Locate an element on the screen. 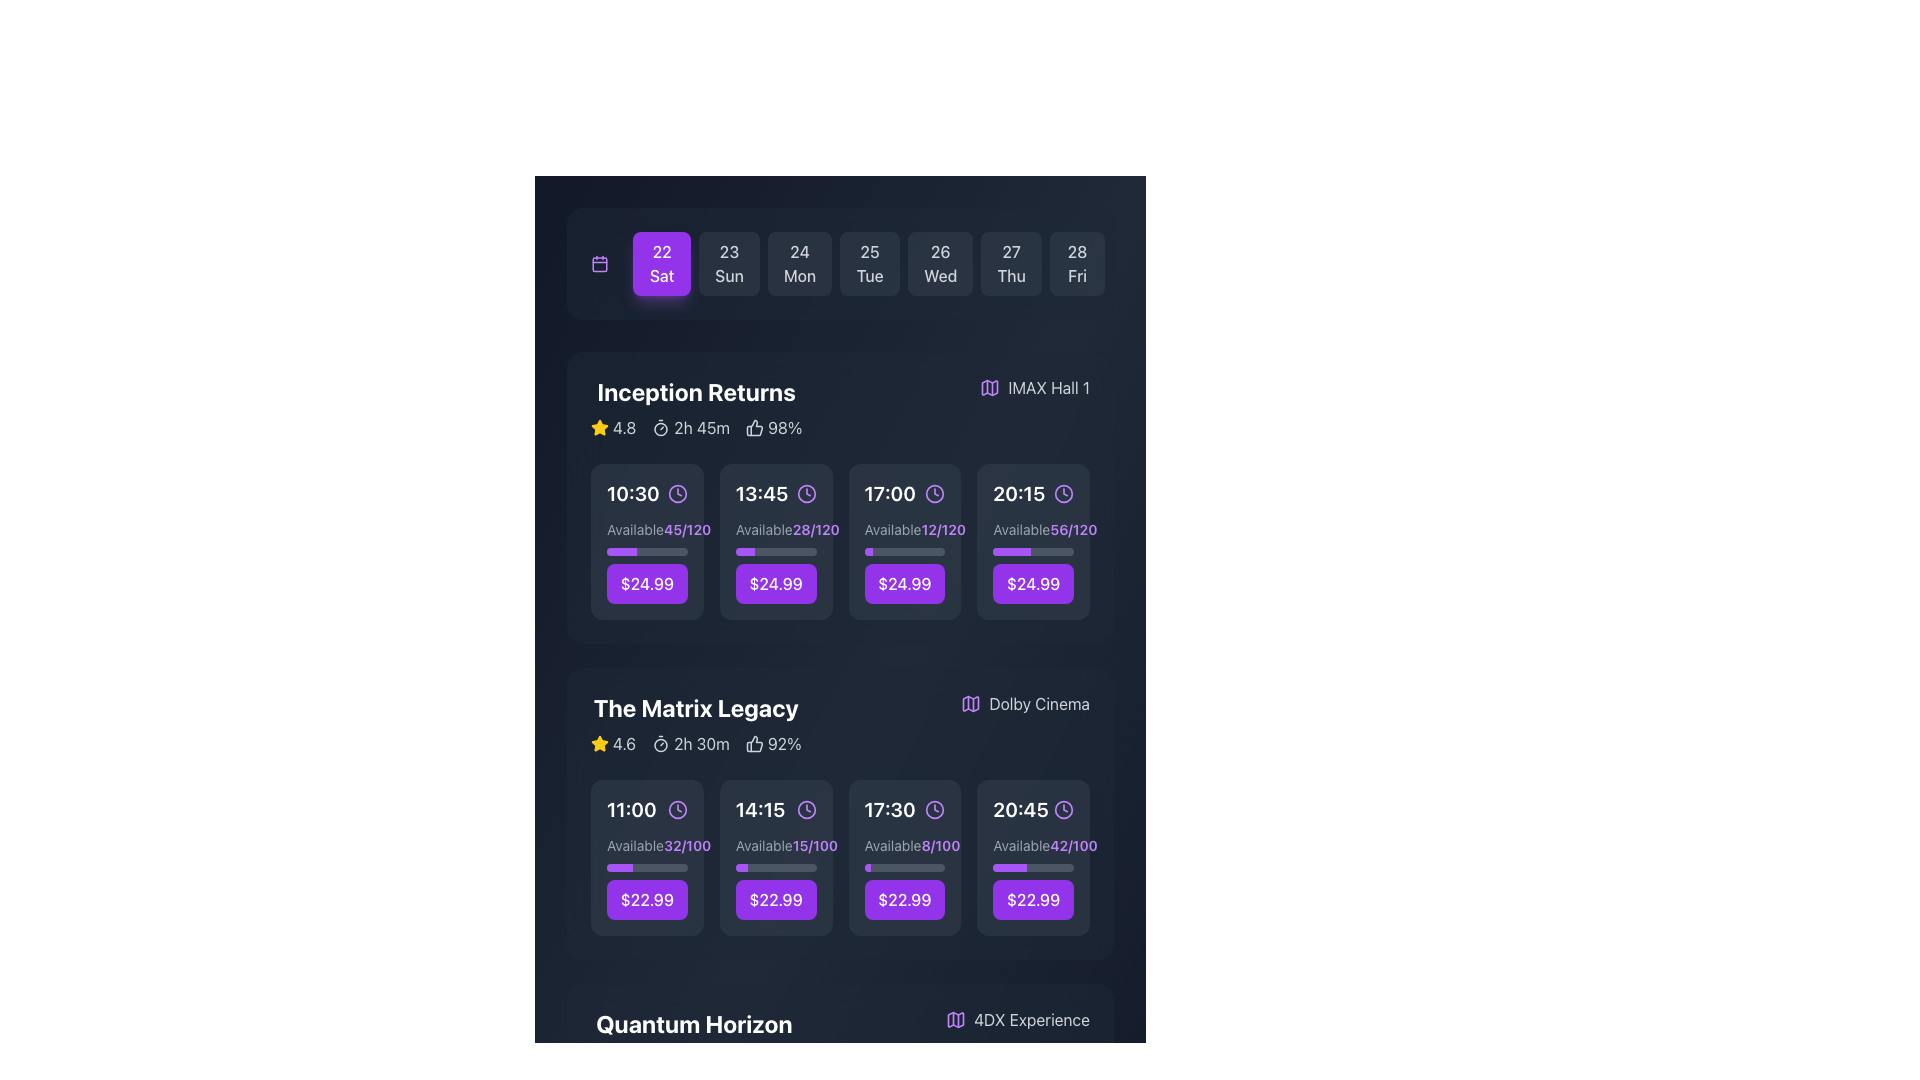 The image size is (1920, 1080). the button associated with the movie showtime section is located at coordinates (657, 856).